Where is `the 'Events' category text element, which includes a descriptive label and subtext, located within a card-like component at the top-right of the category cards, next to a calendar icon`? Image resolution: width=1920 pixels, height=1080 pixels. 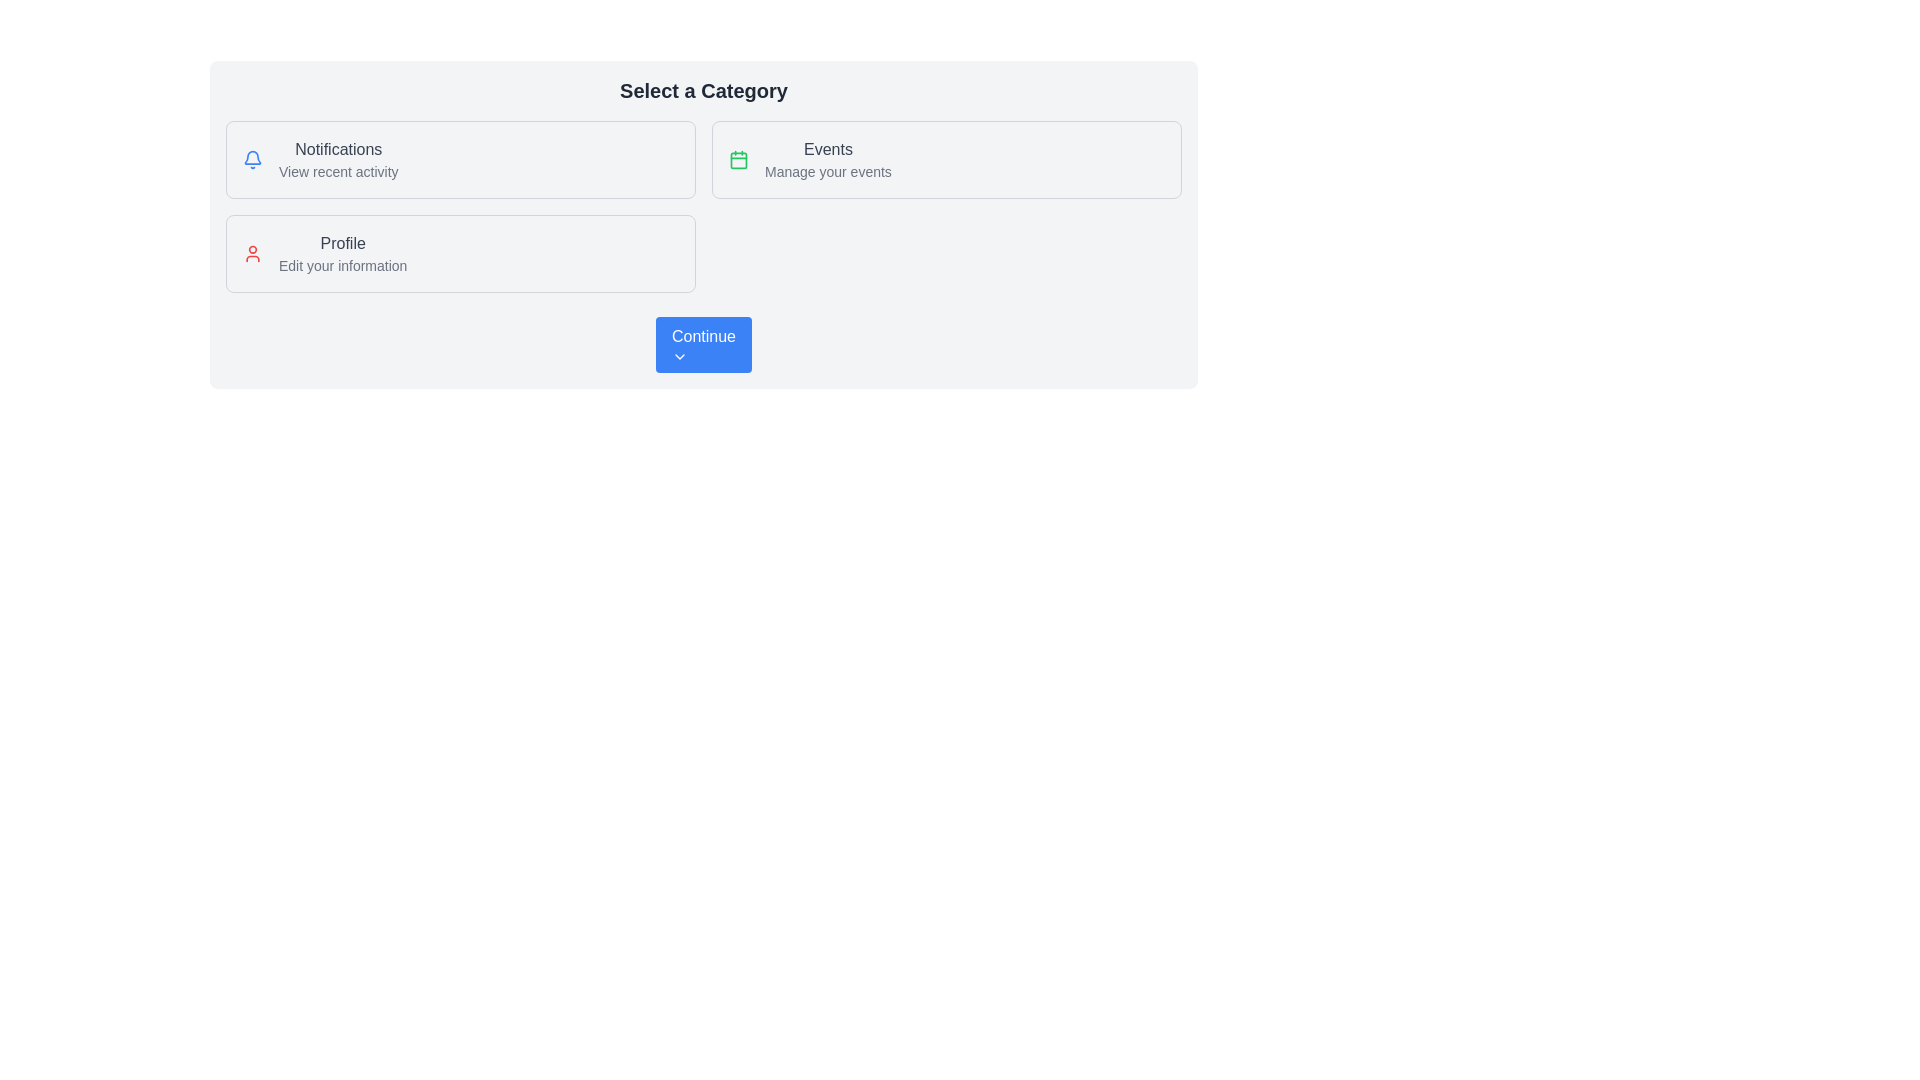 the 'Events' category text element, which includes a descriptive label and subtext, located within a card-like component at the top-right of the category cards, next to a calendar icon is located at coordinates (828, 158).